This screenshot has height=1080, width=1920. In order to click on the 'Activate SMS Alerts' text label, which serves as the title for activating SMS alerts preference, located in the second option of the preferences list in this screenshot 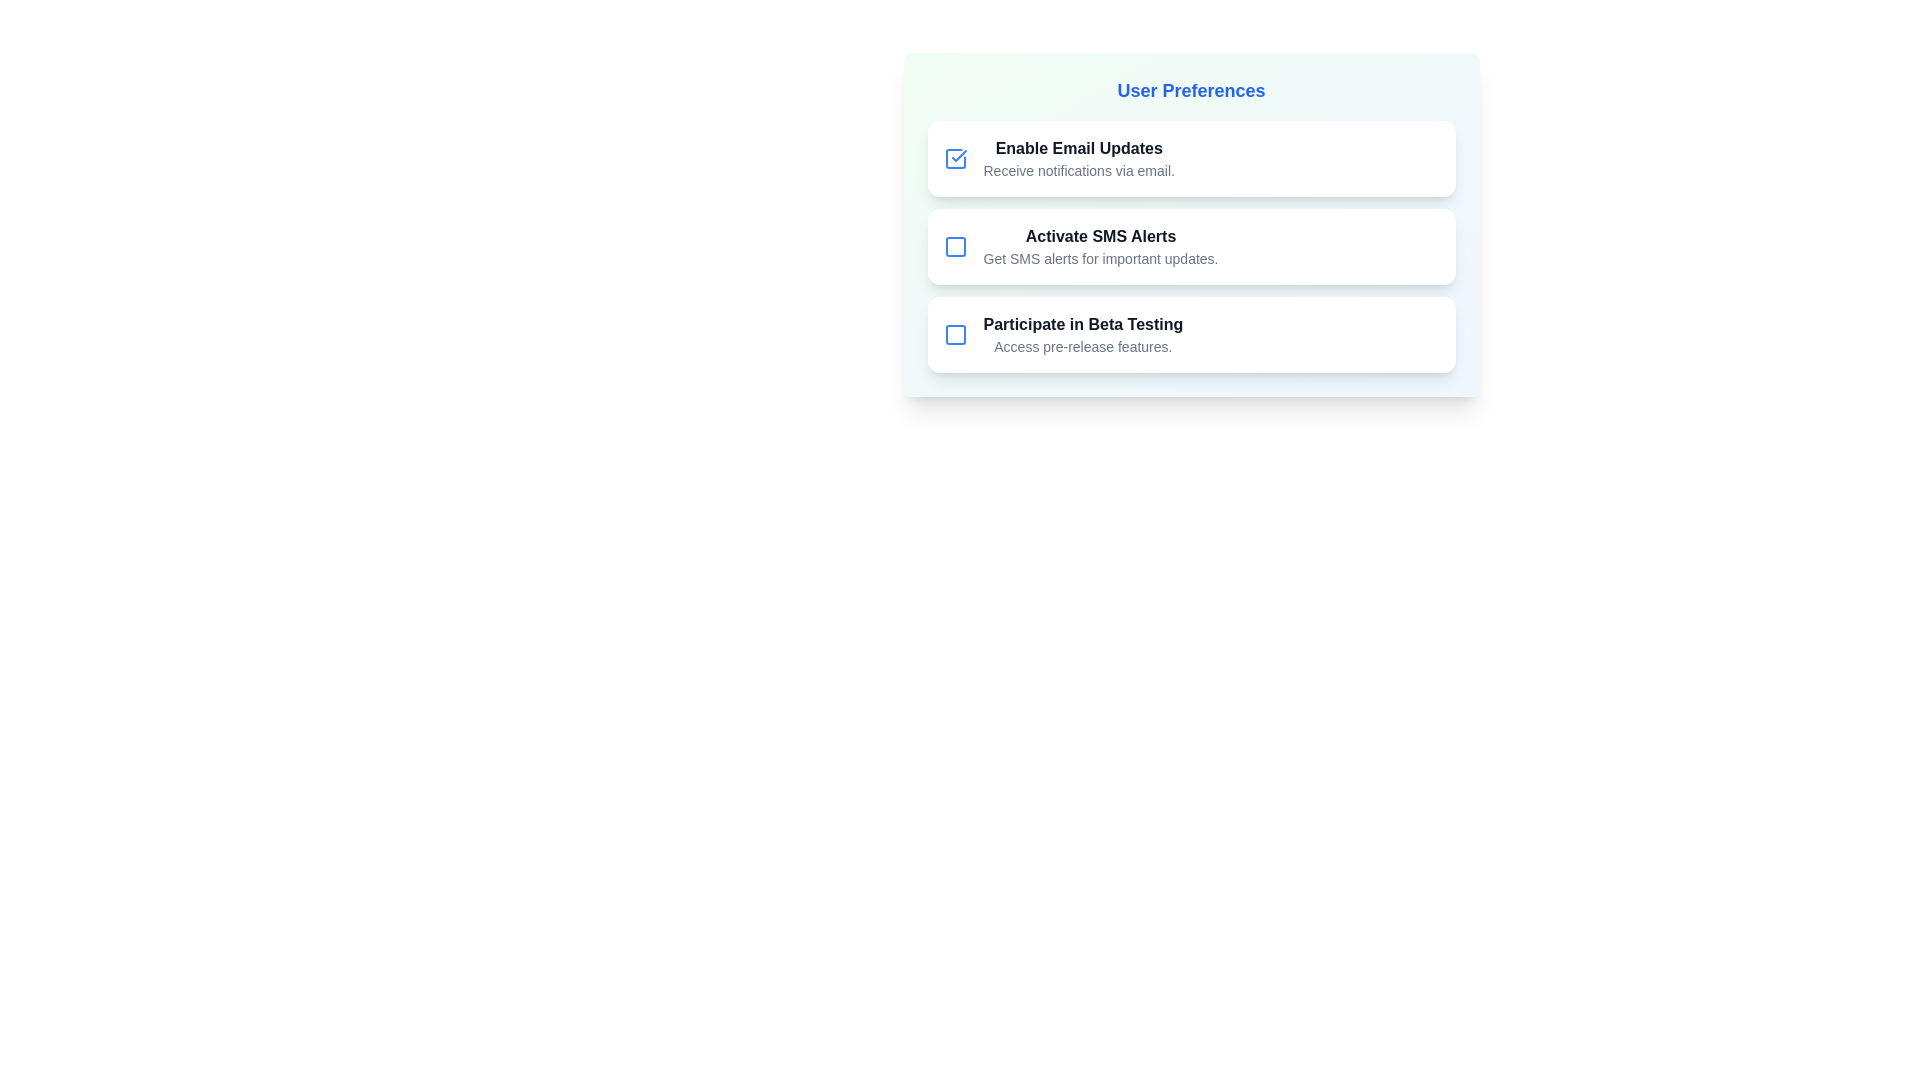, I will do `click(1099, 235)`.